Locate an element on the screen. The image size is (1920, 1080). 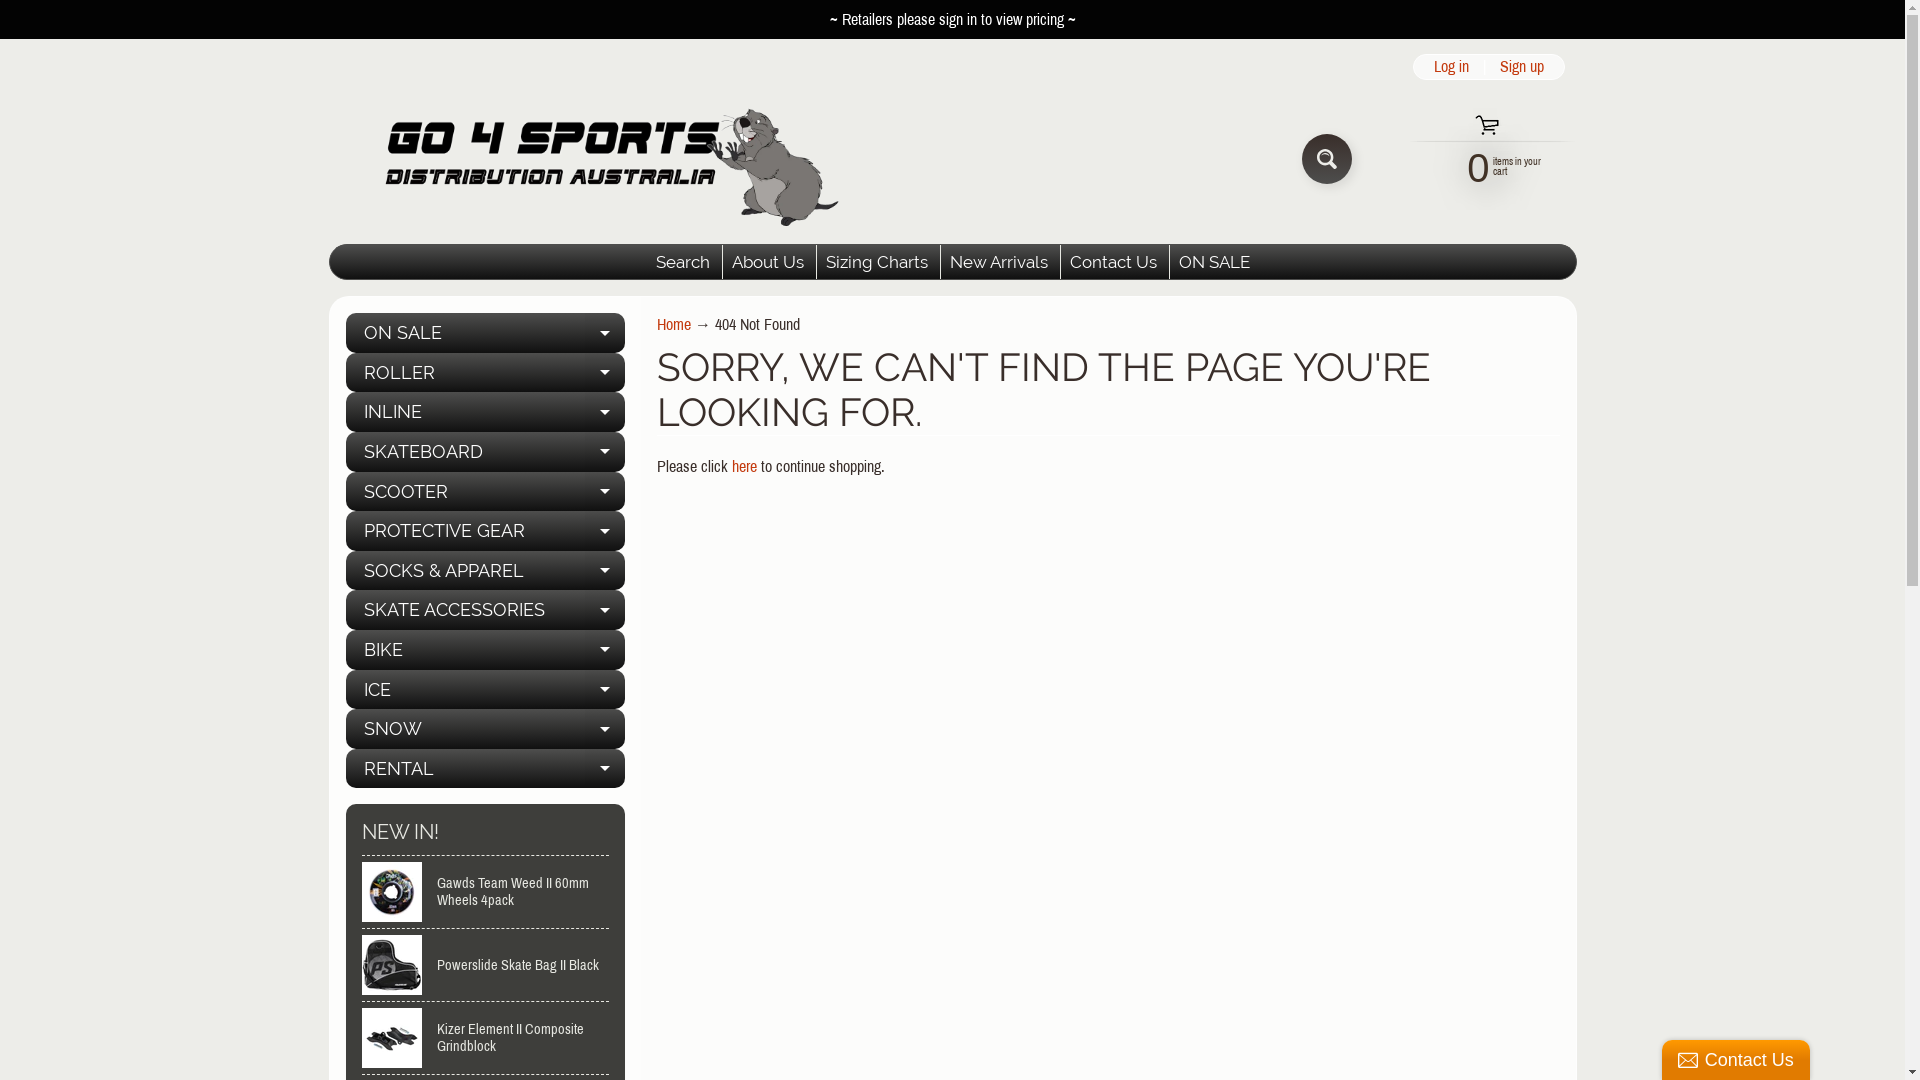
'SOCKS & APPAREL is located at coordinates (345, 570).